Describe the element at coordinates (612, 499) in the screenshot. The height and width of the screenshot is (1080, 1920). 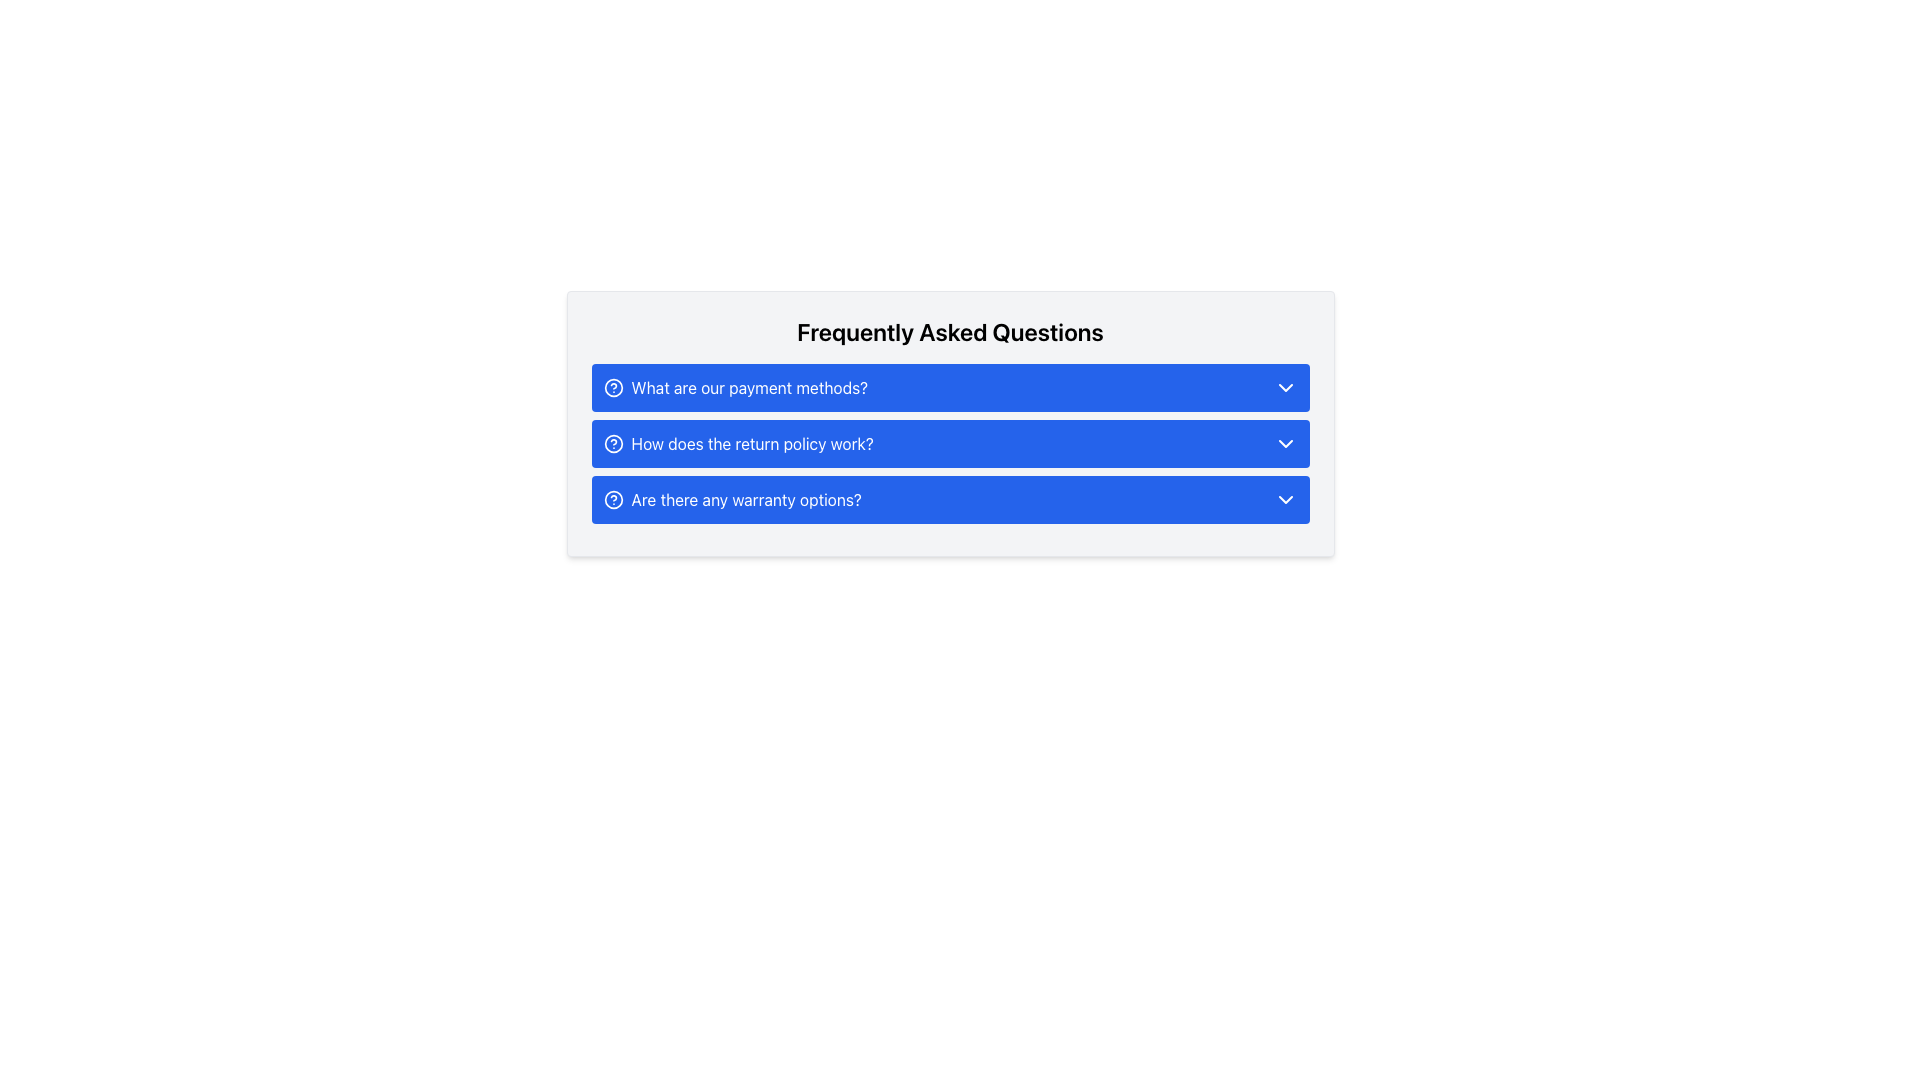
I see `the central Circle (SVG shape) within the third query icon of the FAQ list, positioned below the second FAQ item` at that location.